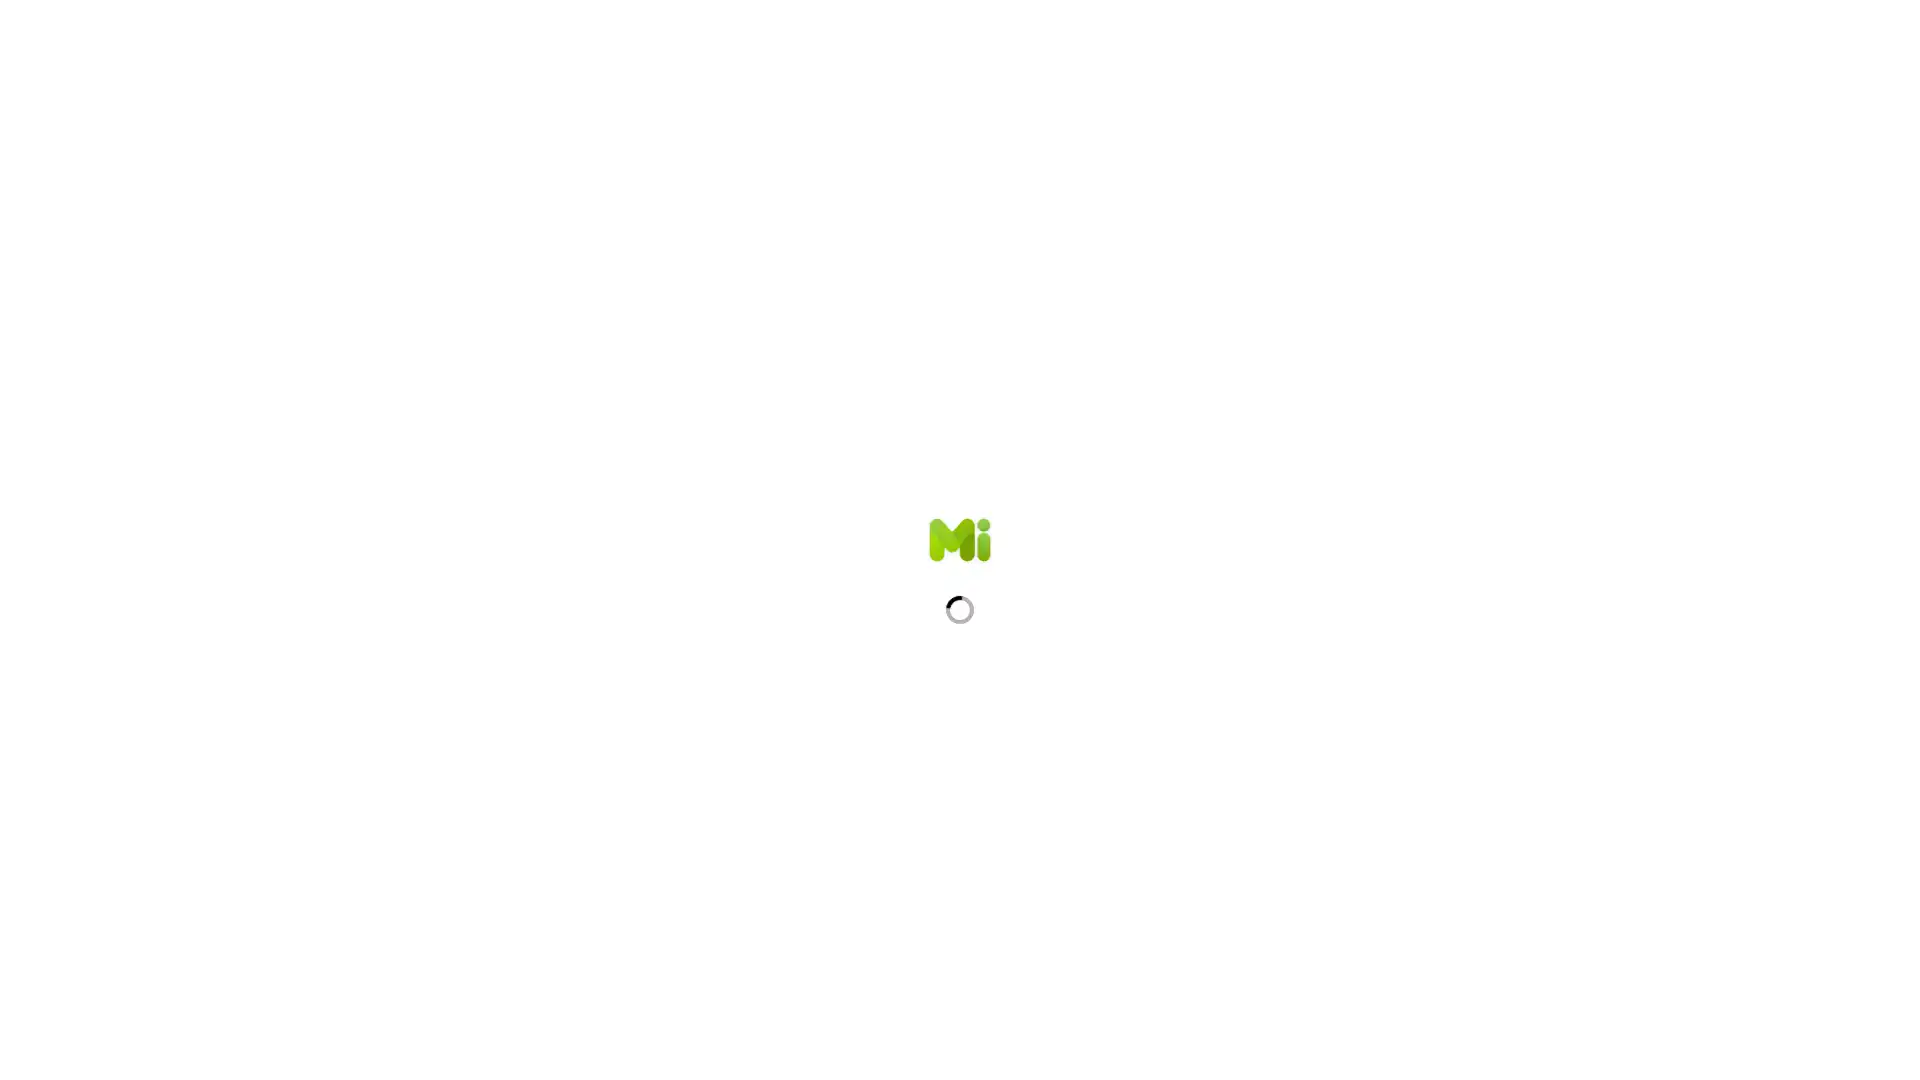 This screenshot has height=1080, width=1920. Describe the element at coordinates (248, 313) in the screenshot. I see `Sign Up` at that location.